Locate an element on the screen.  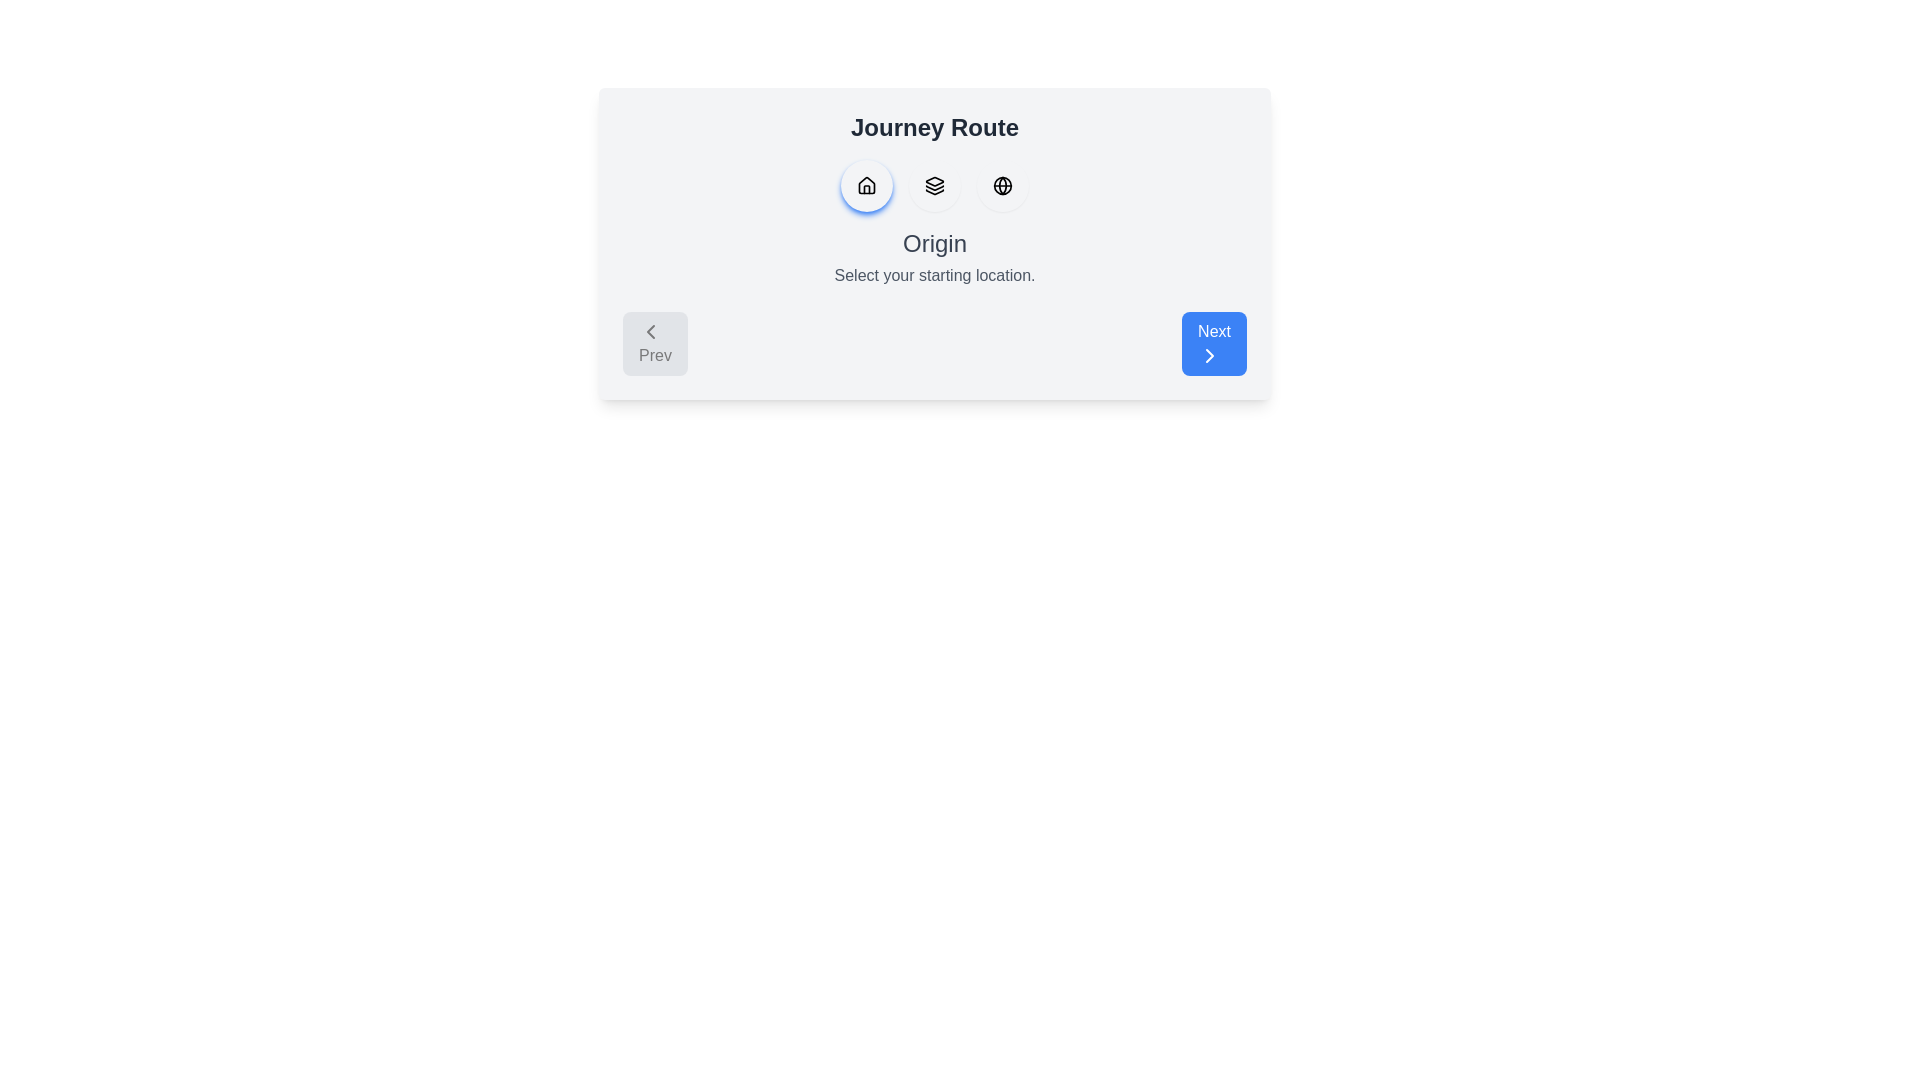
the house outline icon, which is the first icon on the left side of the group underneath the 'Journey Route' title, to choose the origin is located at coordinates (867, 185).